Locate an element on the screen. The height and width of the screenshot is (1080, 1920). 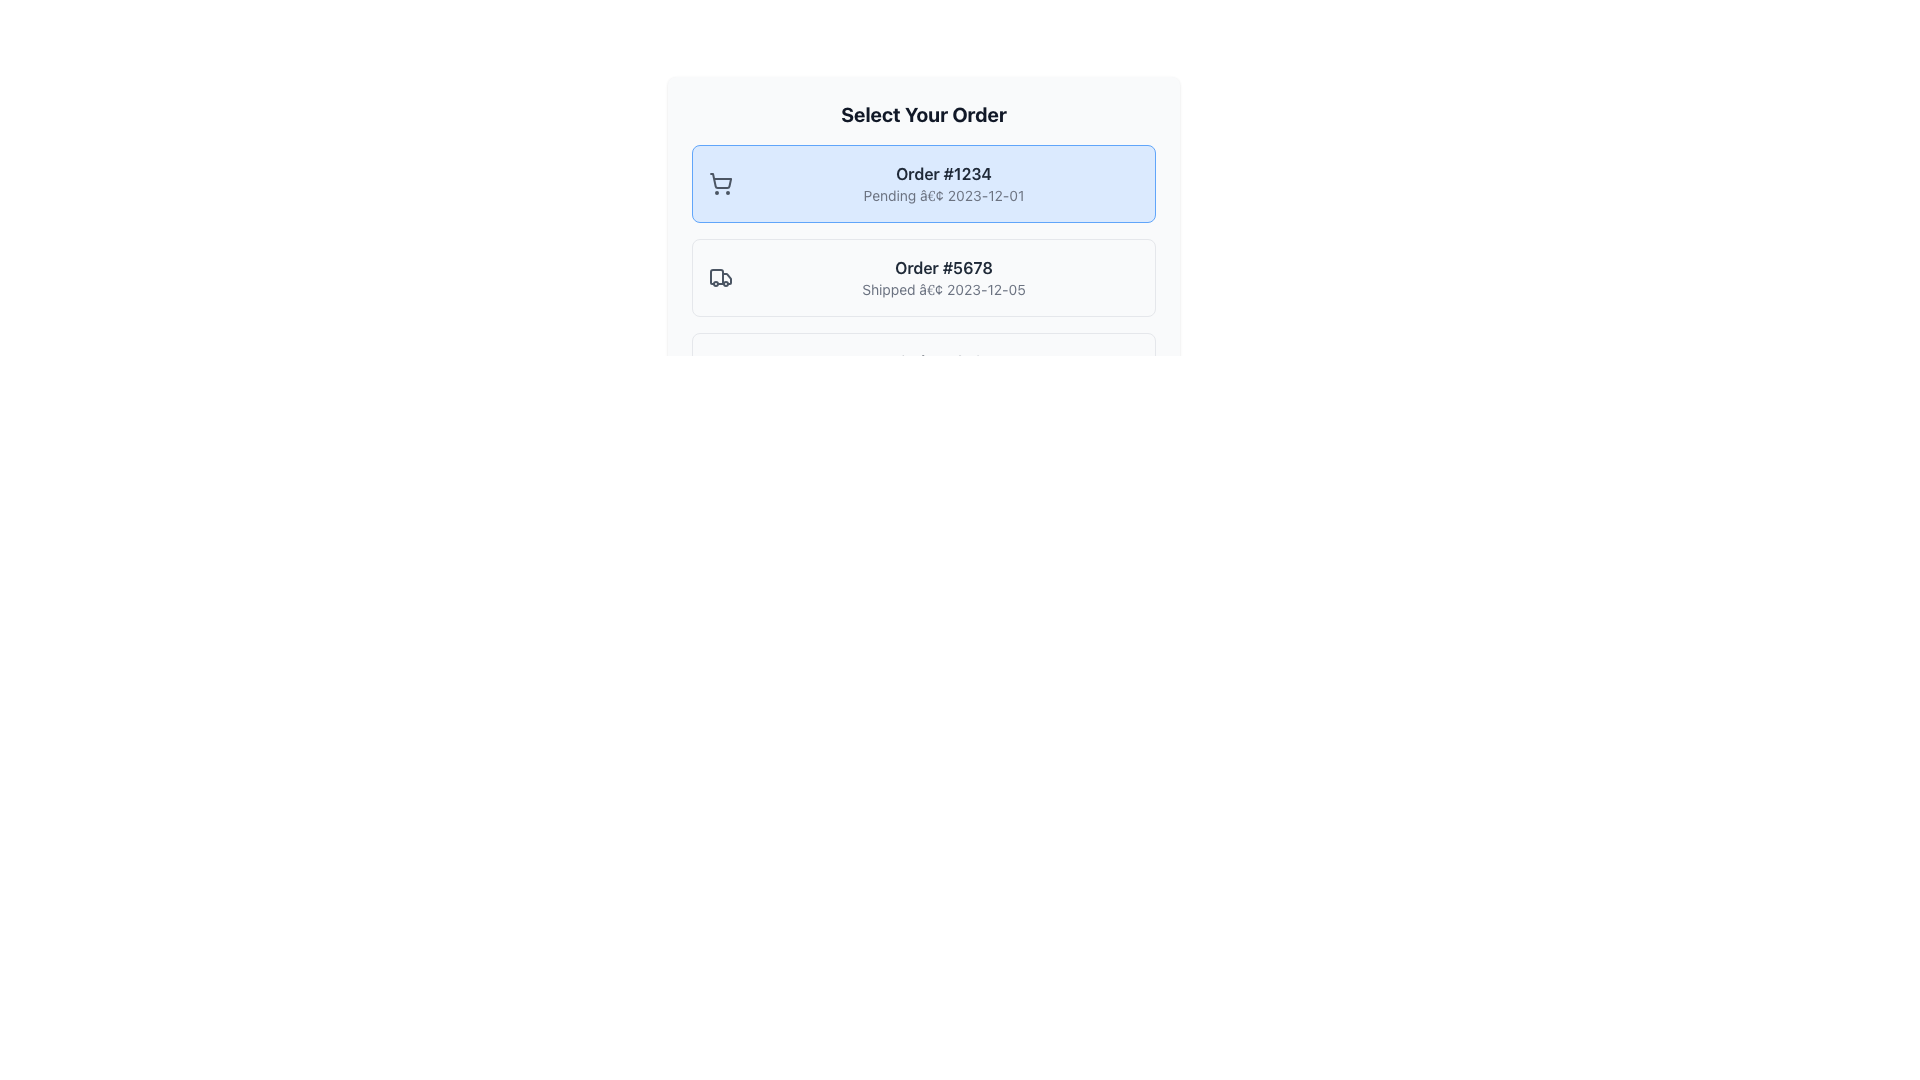
the text element displaying 'Pending • 2023-12-01', which is styled as supplementary information beneath the title 'Order #1234' is located at coordinates (943, 196).